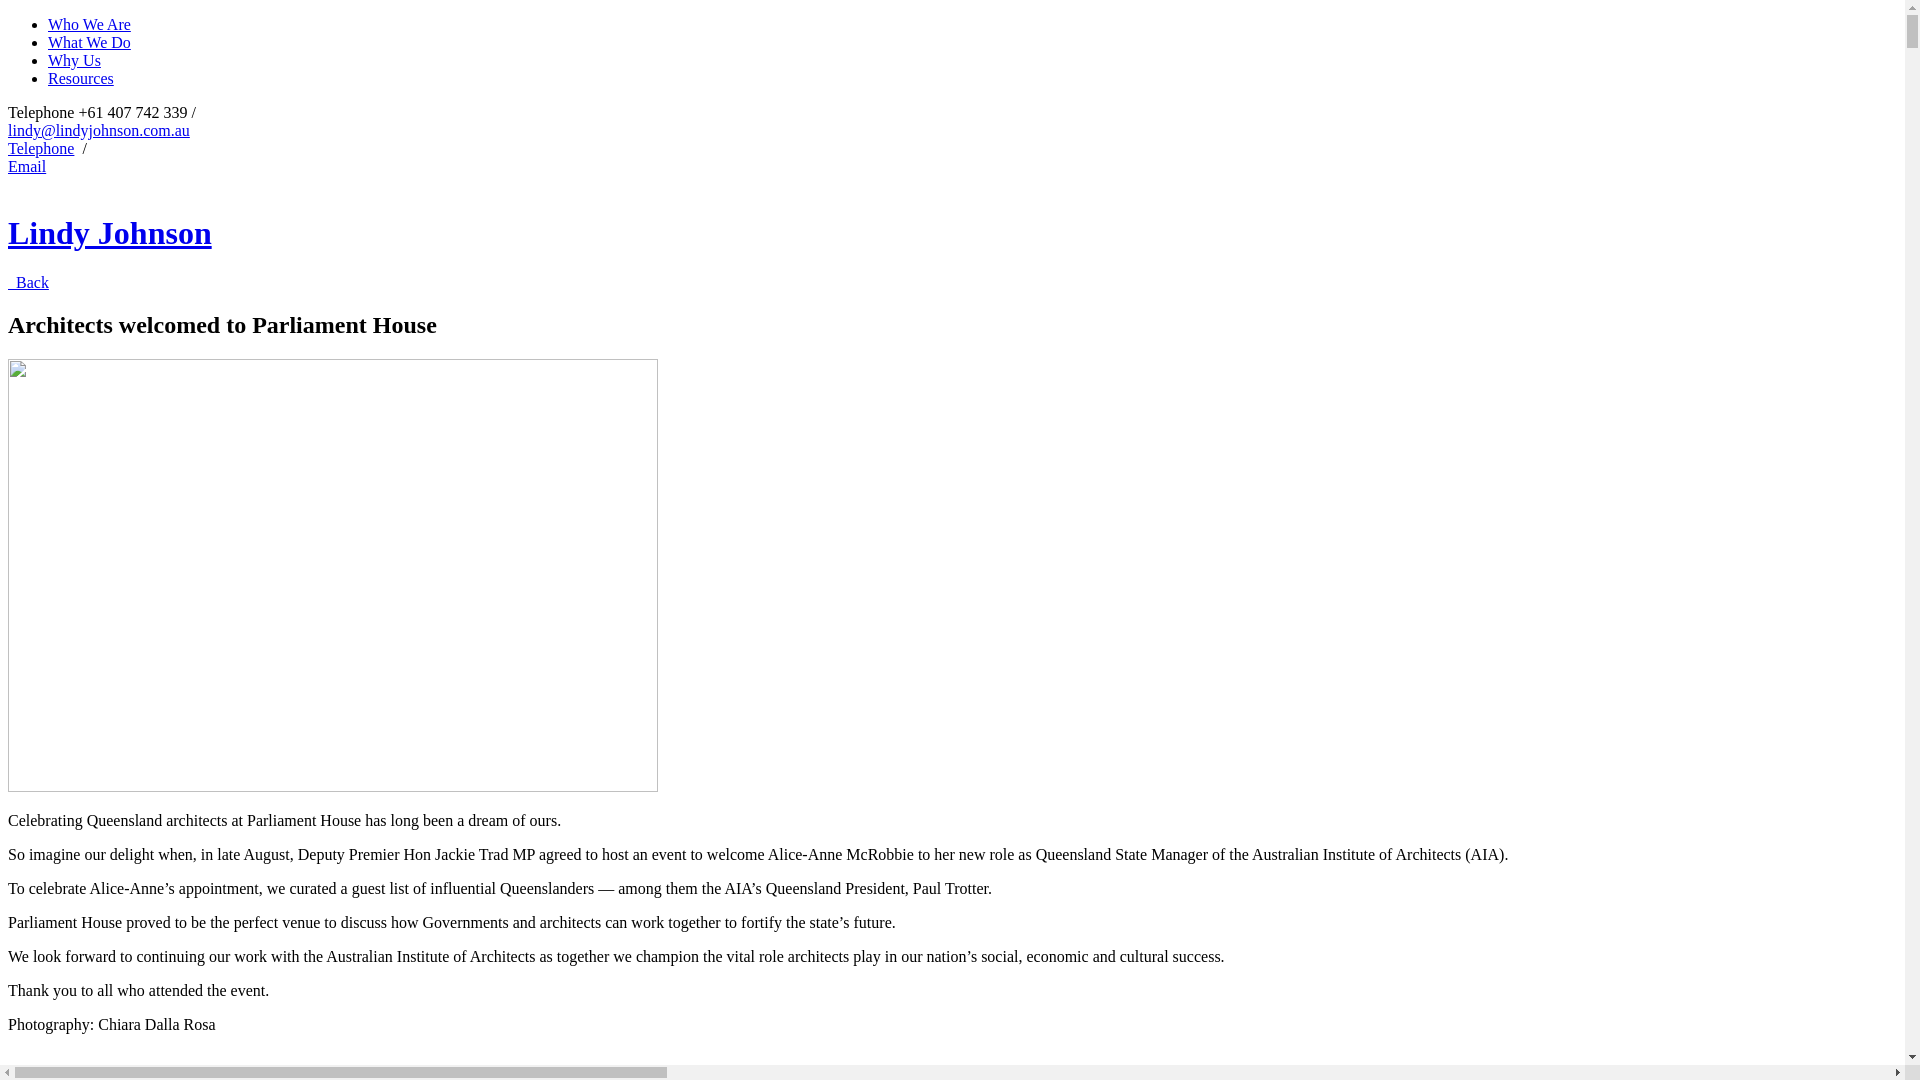  I want to click on 'Telephone', so click(41, 147).